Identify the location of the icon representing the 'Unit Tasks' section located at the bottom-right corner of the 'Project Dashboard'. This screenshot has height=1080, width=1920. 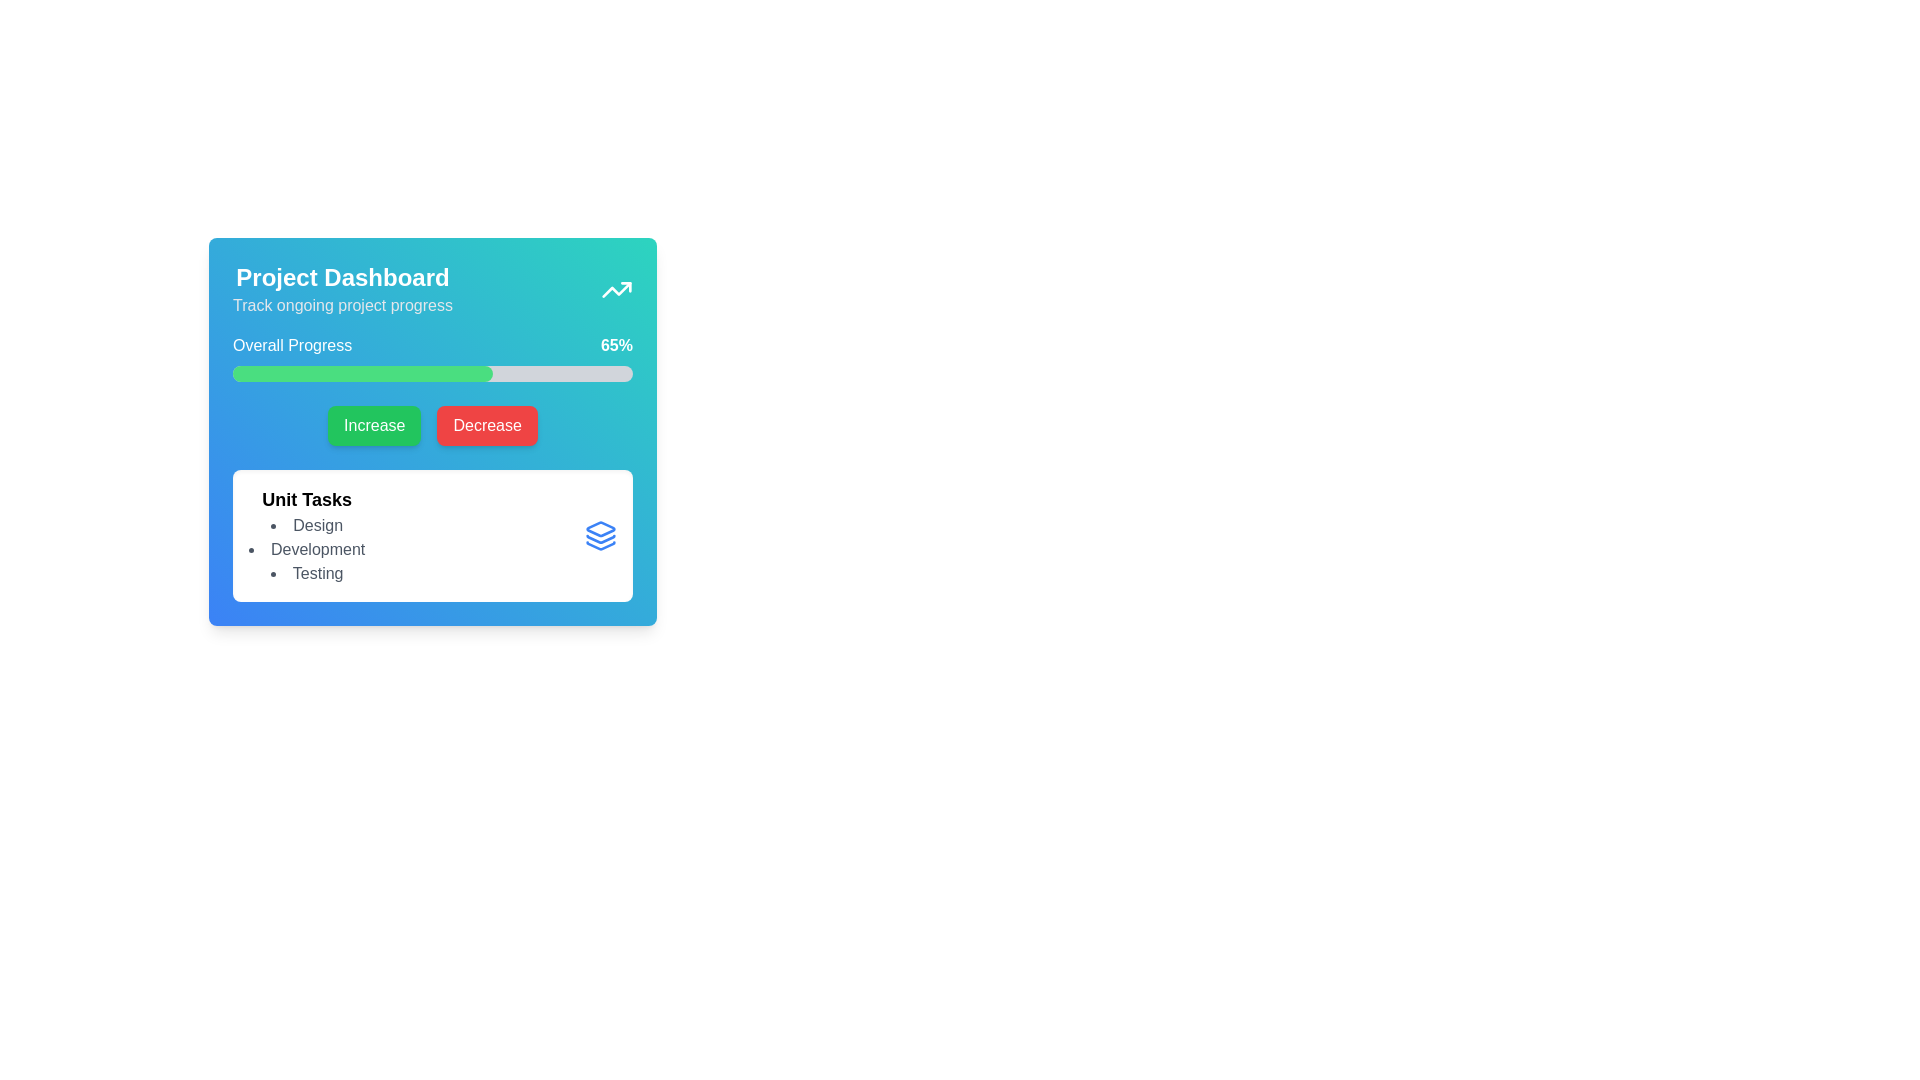
(599, 535).